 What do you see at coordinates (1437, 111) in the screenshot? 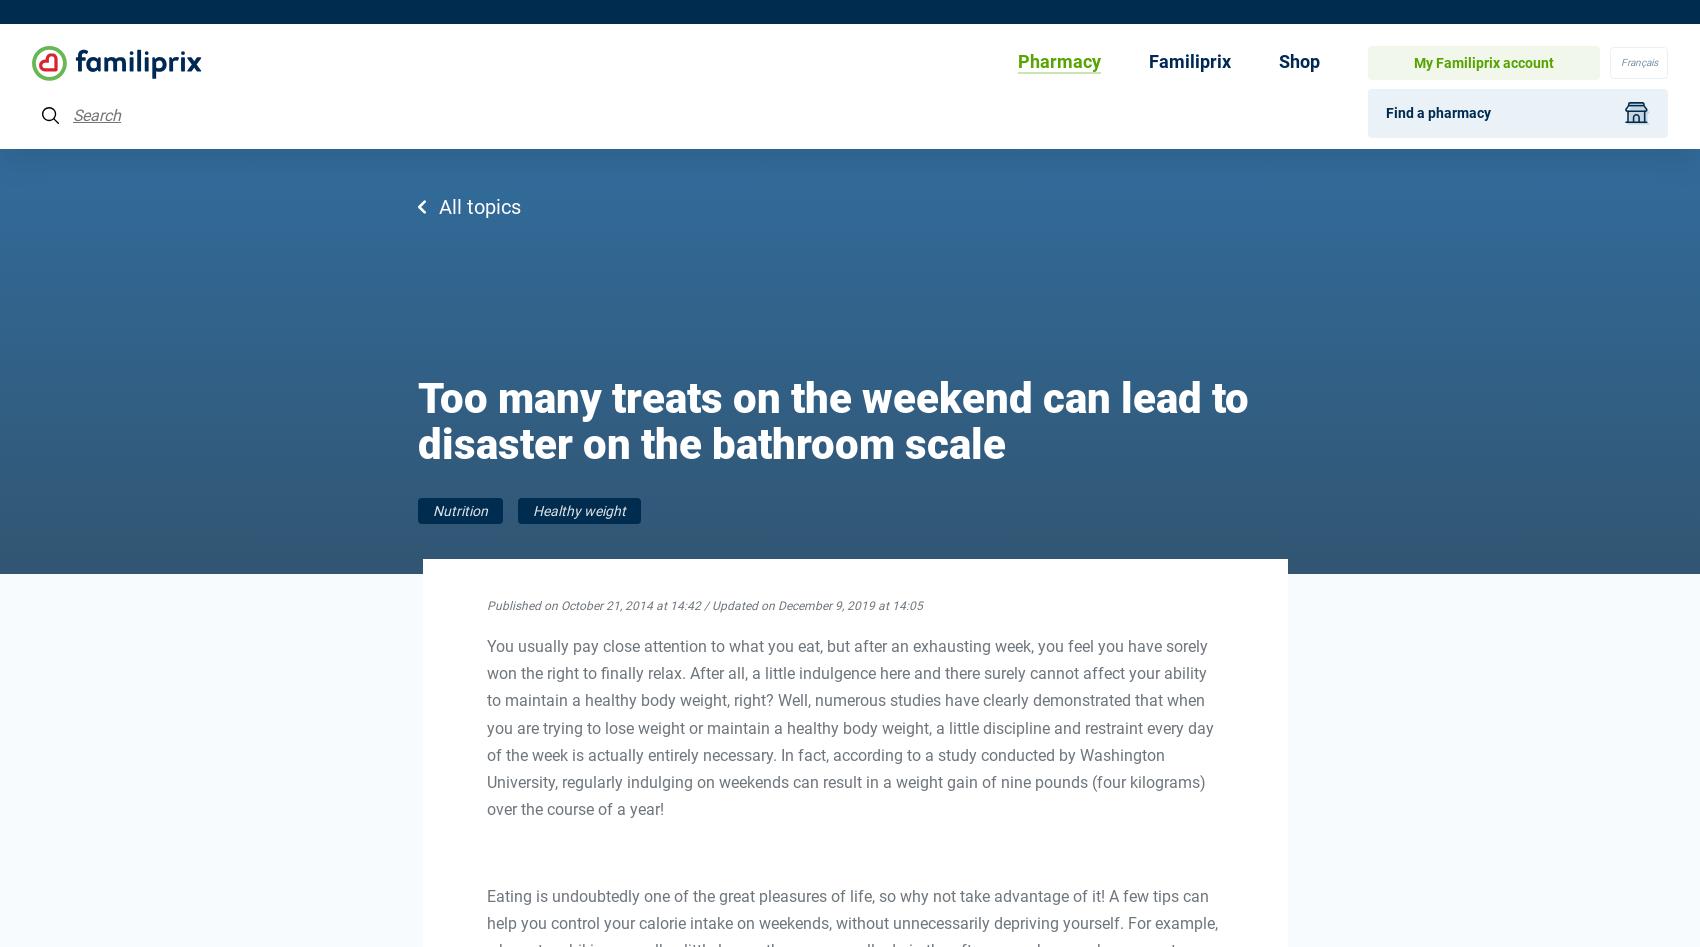
I see `'Find a pharmacy'` at bounding box center [1437, 111].